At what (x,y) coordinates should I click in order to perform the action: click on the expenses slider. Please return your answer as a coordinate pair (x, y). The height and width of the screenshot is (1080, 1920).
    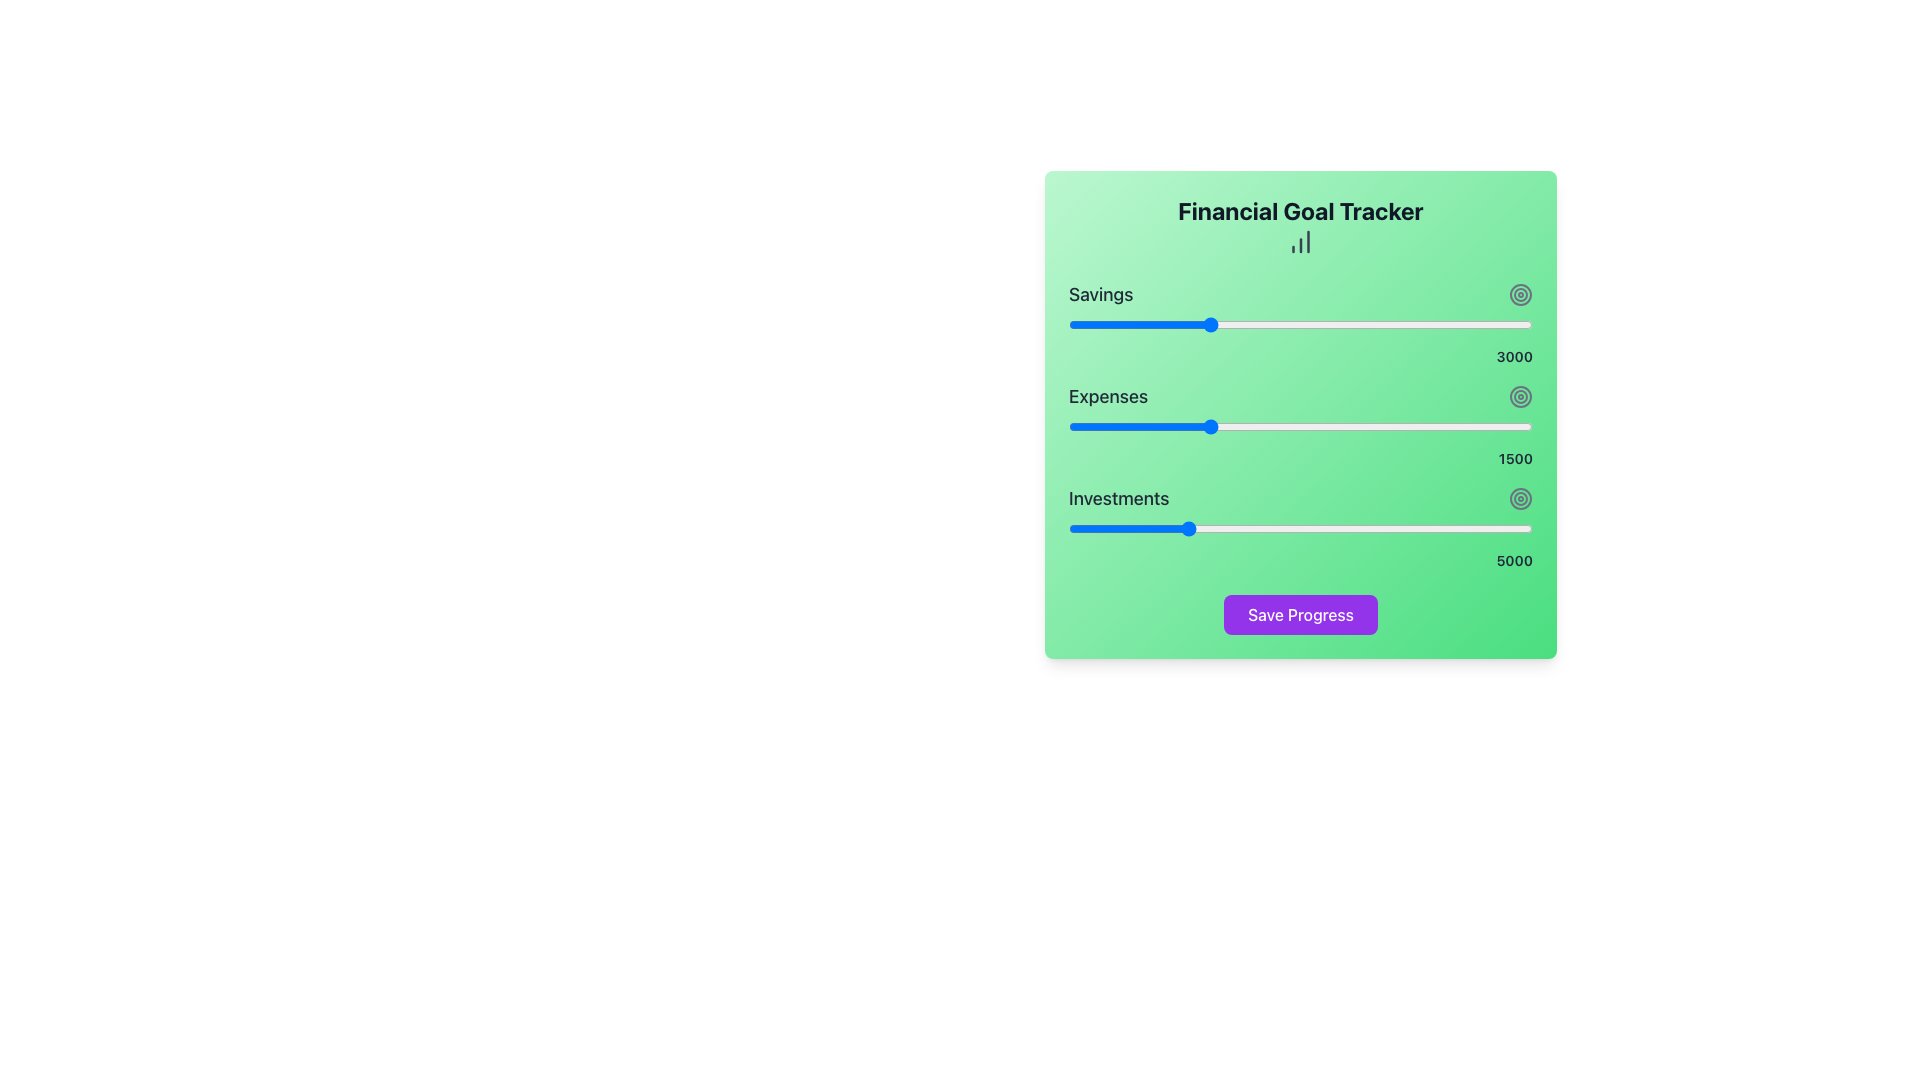
    Looking at the image, I should click on (1301, 426).